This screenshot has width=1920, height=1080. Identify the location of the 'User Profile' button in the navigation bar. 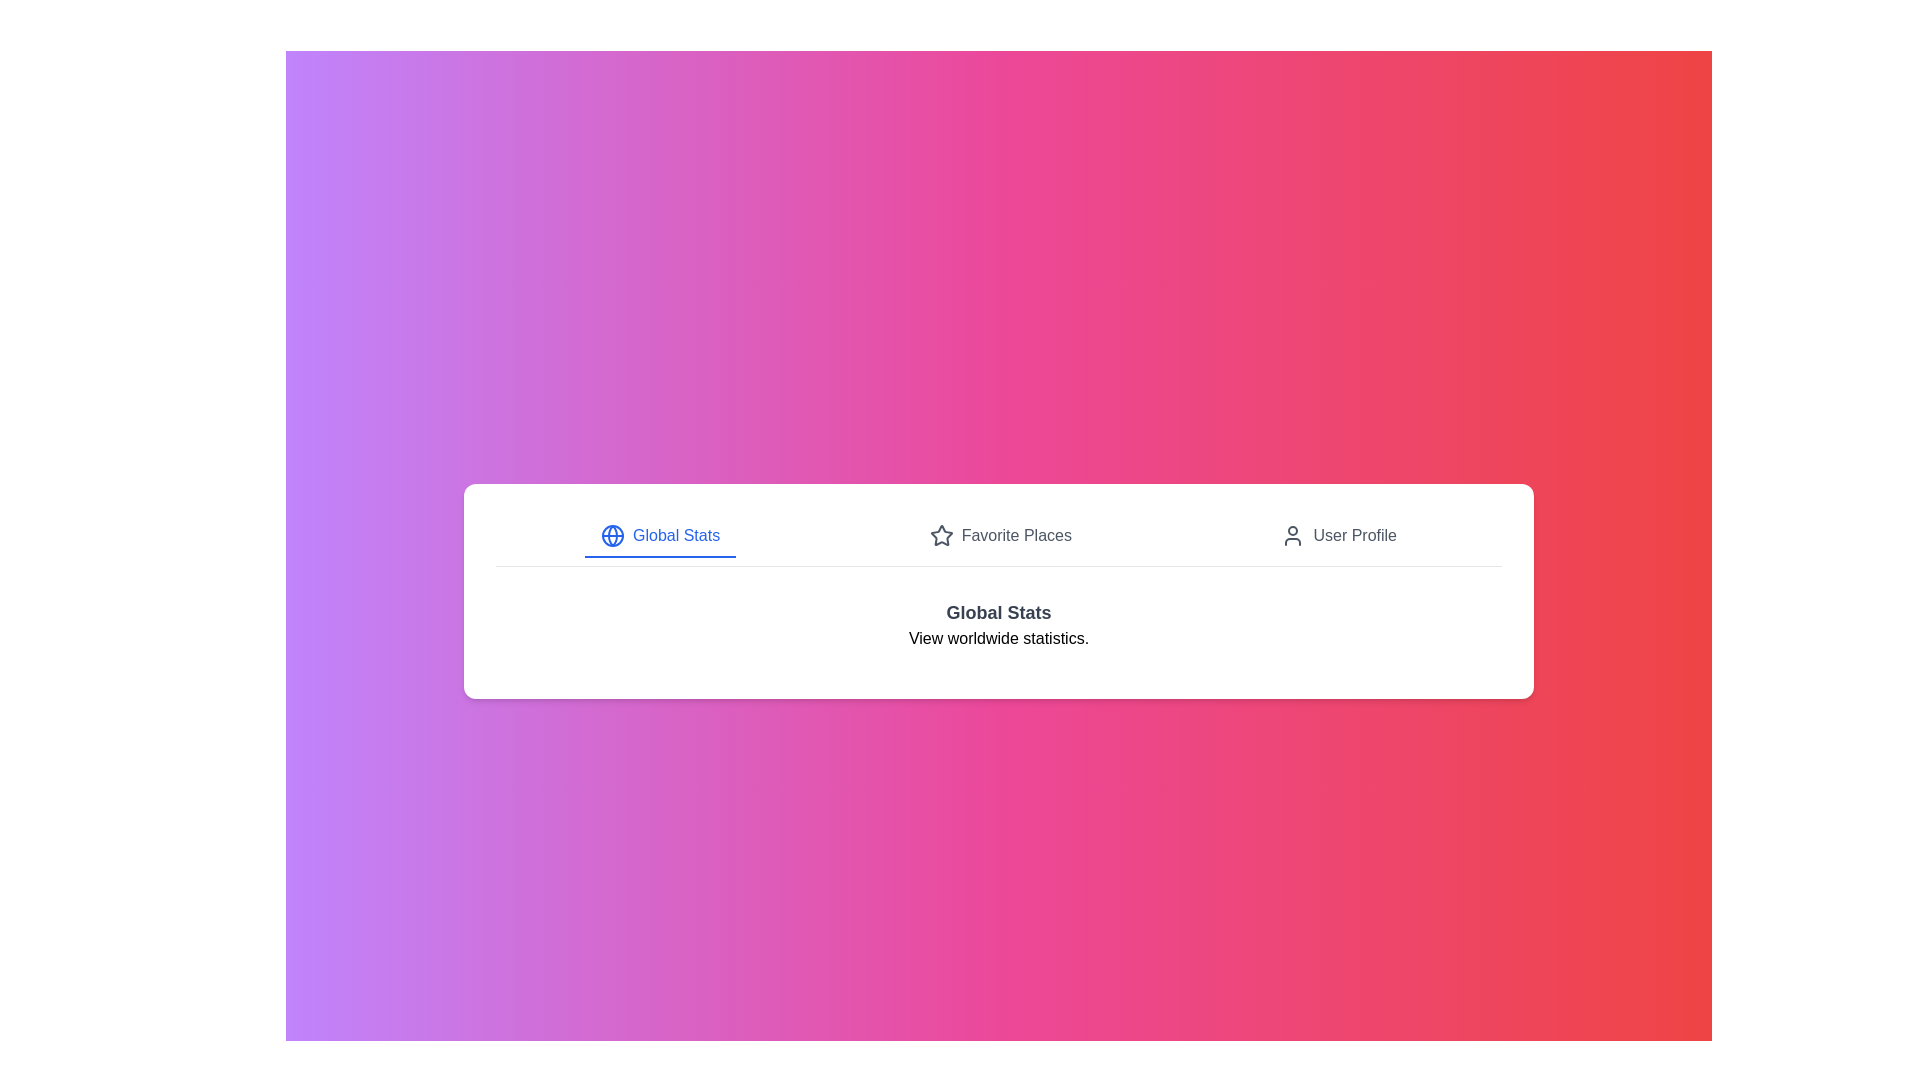
(1339, 535).